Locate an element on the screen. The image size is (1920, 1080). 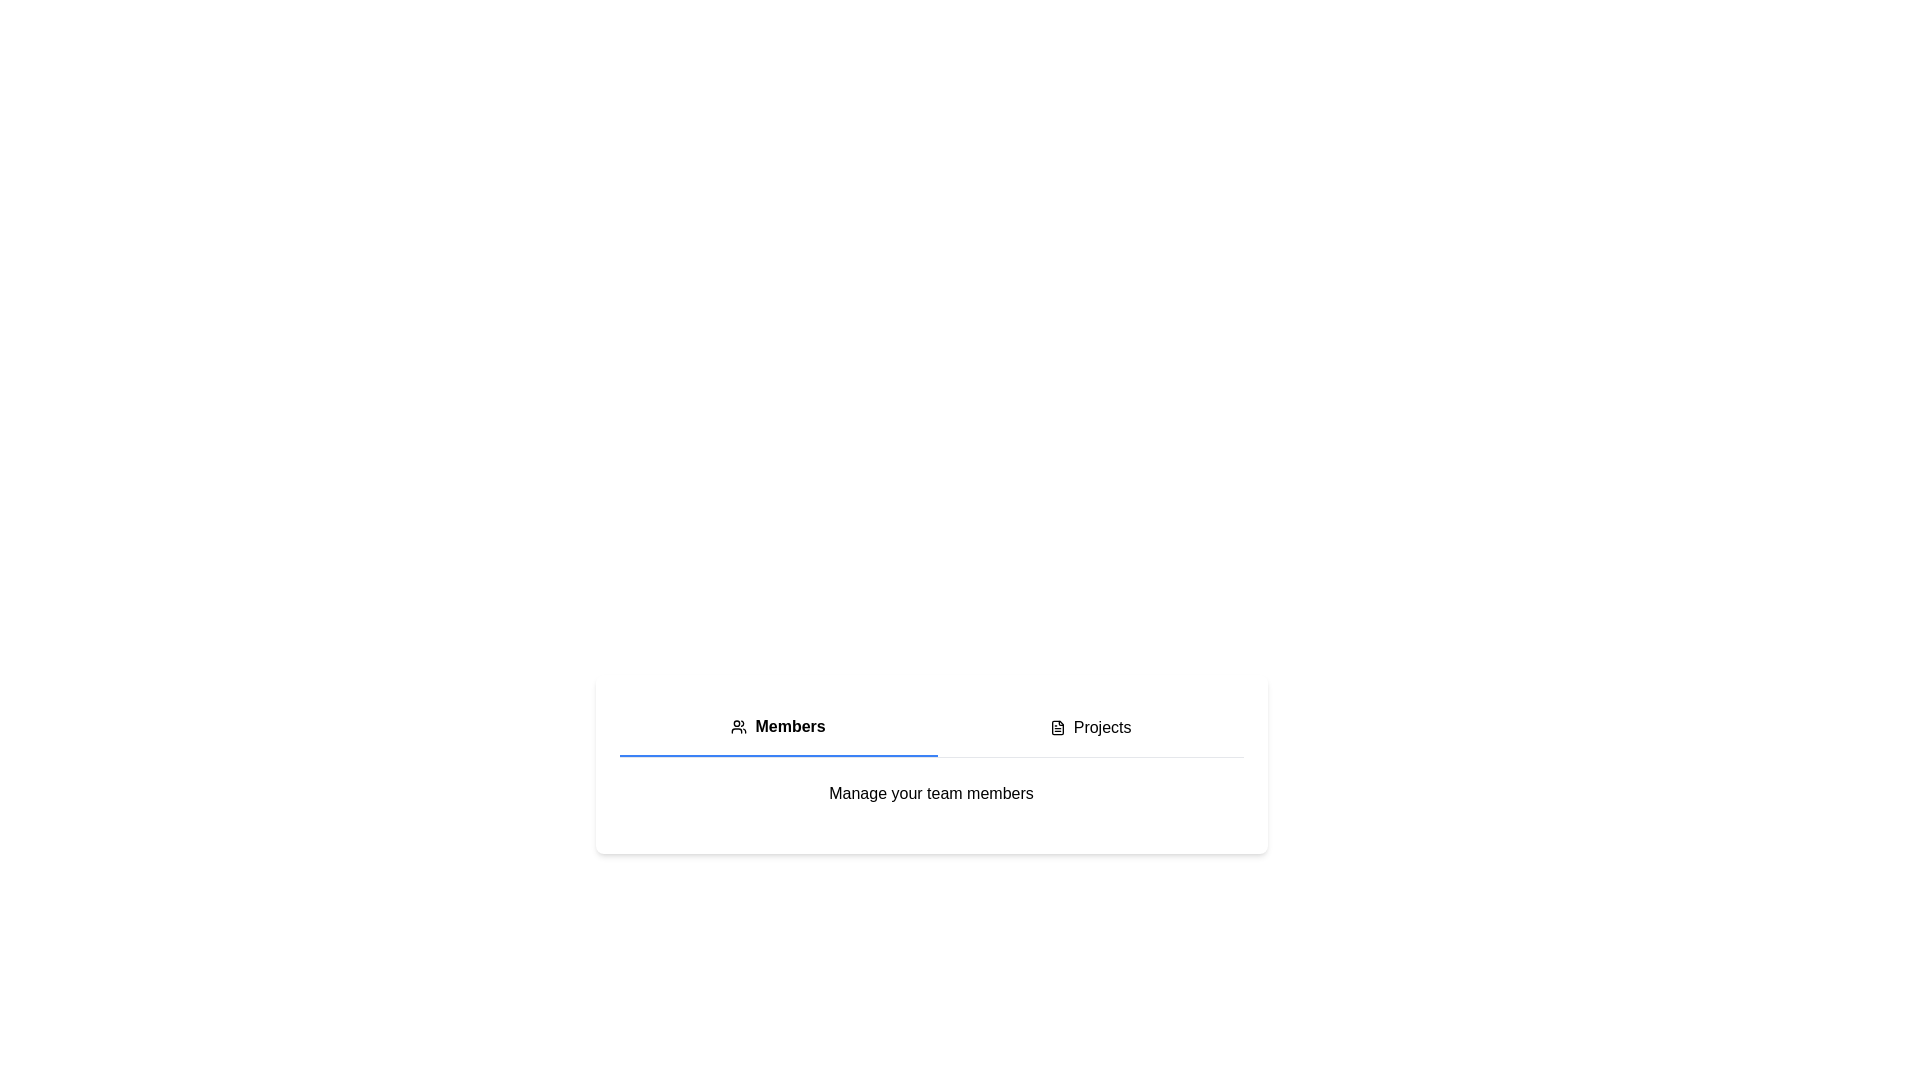
the 'Members' tab in the navigation bar is located at coordinates (777, 728).